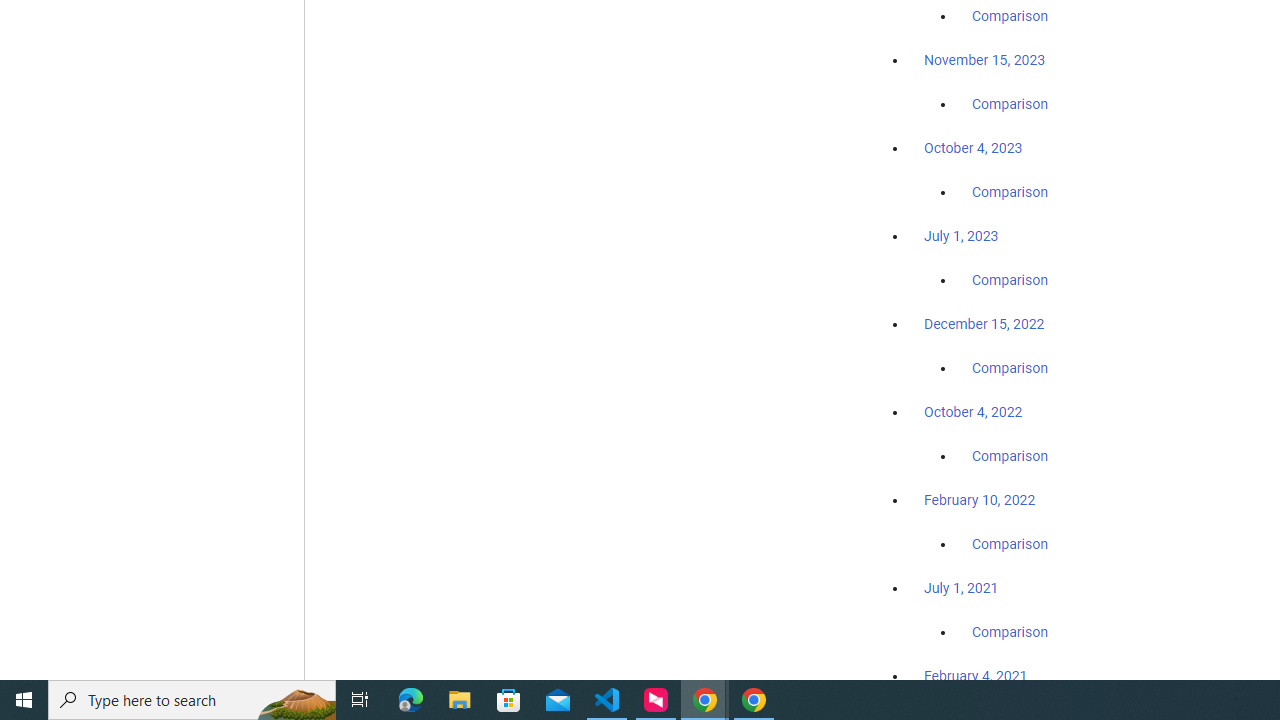  Describe the element at coordinates (984, 59) in the screenshot. I see `'November 15, 2023'` at that location.